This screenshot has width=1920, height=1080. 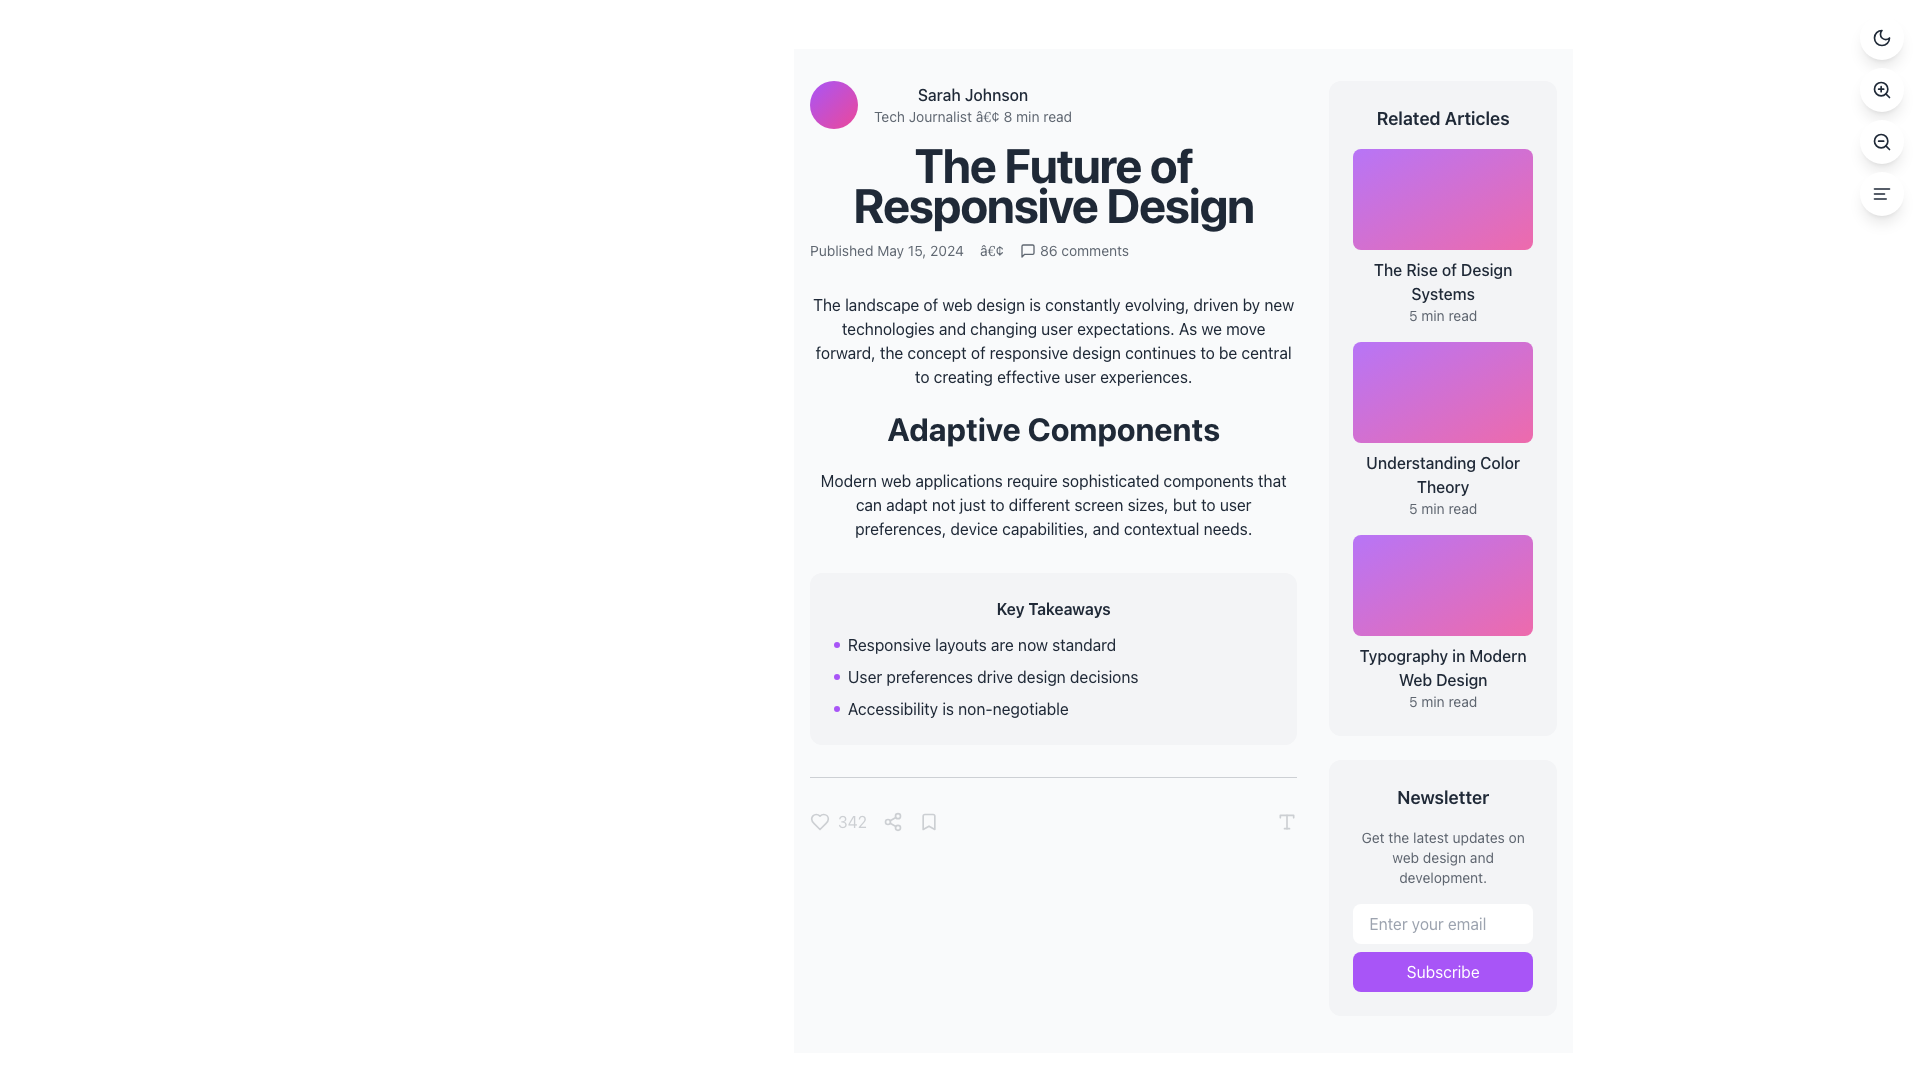 What do you see at coordinates (1443, 971) in the screenshot?
I see `the 'Subscribe' button, which is a rectangular button with white text on a purple background located in the 'Newsletter' section at the bottom right of the interface` at bounding box center [1443, 971].